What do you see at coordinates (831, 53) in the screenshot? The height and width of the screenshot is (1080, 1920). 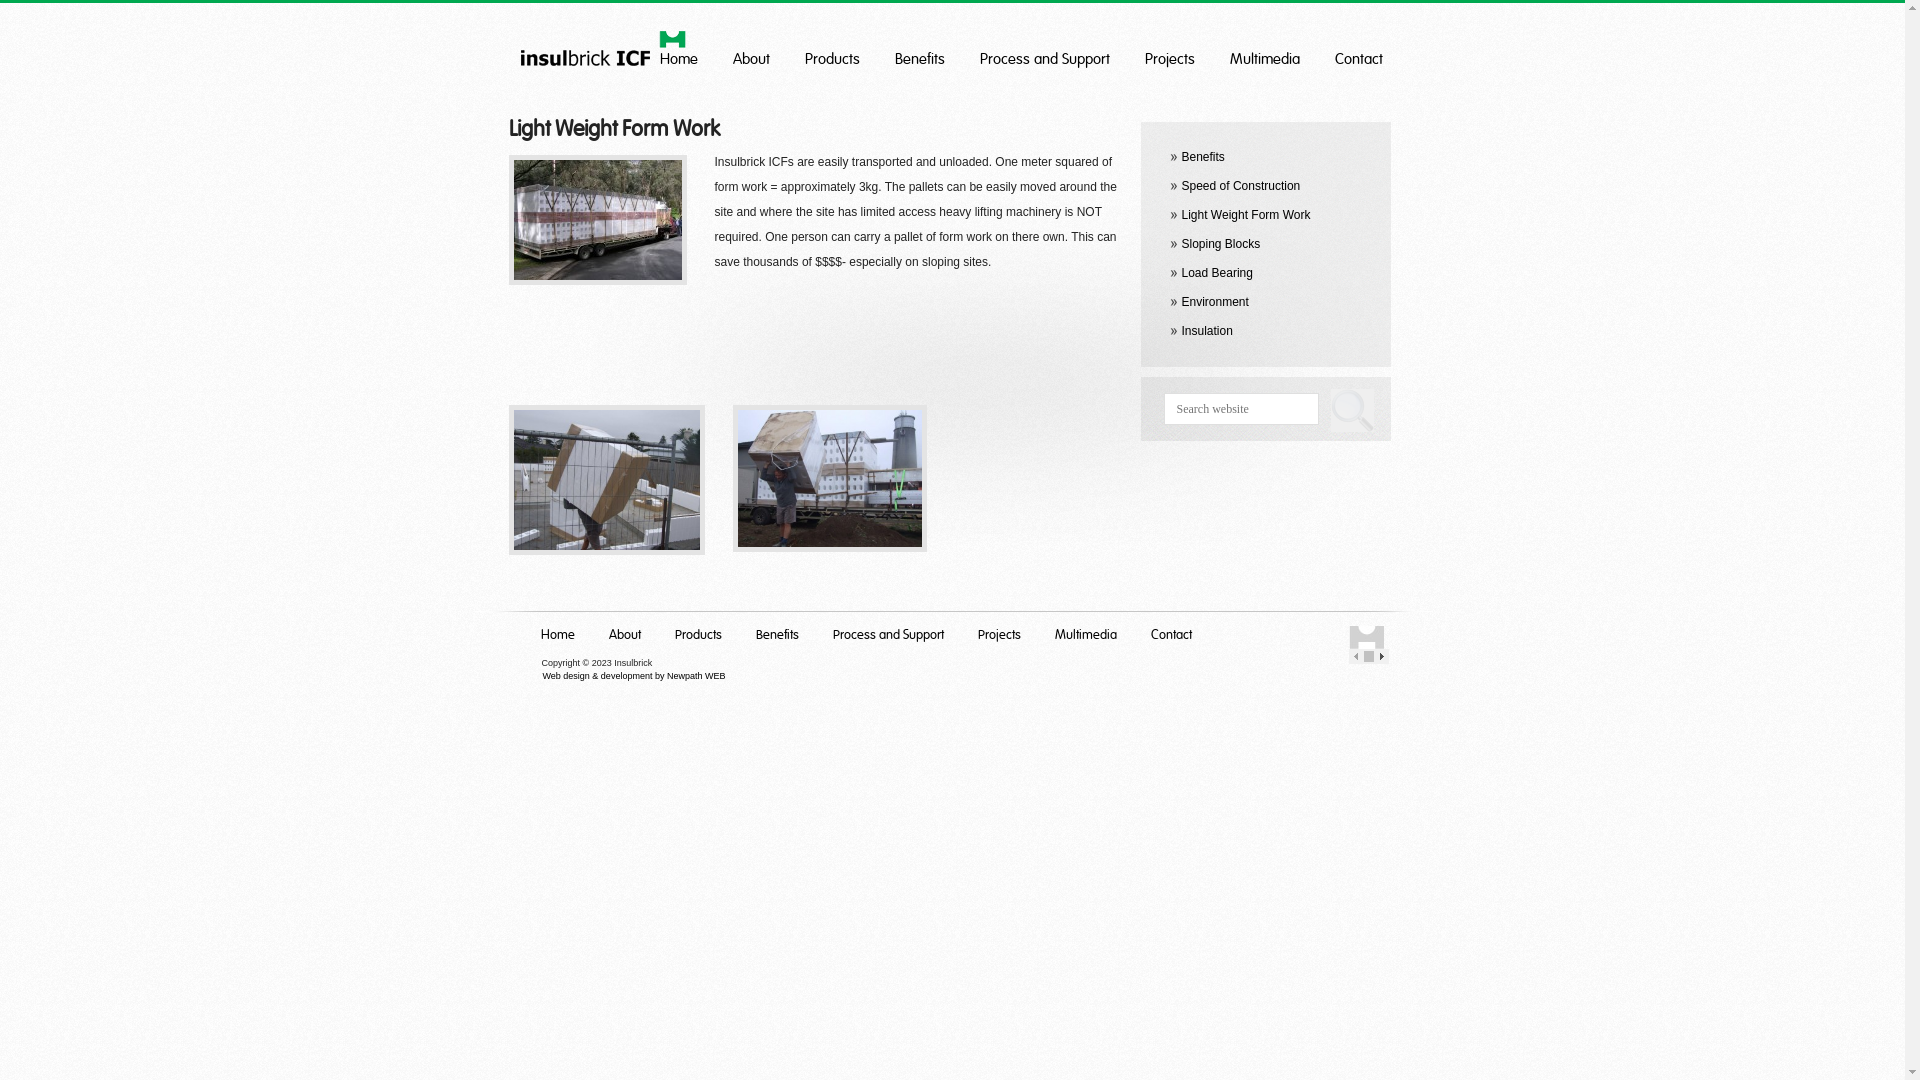 I see `'Products'` at bounding box center [831, 53].